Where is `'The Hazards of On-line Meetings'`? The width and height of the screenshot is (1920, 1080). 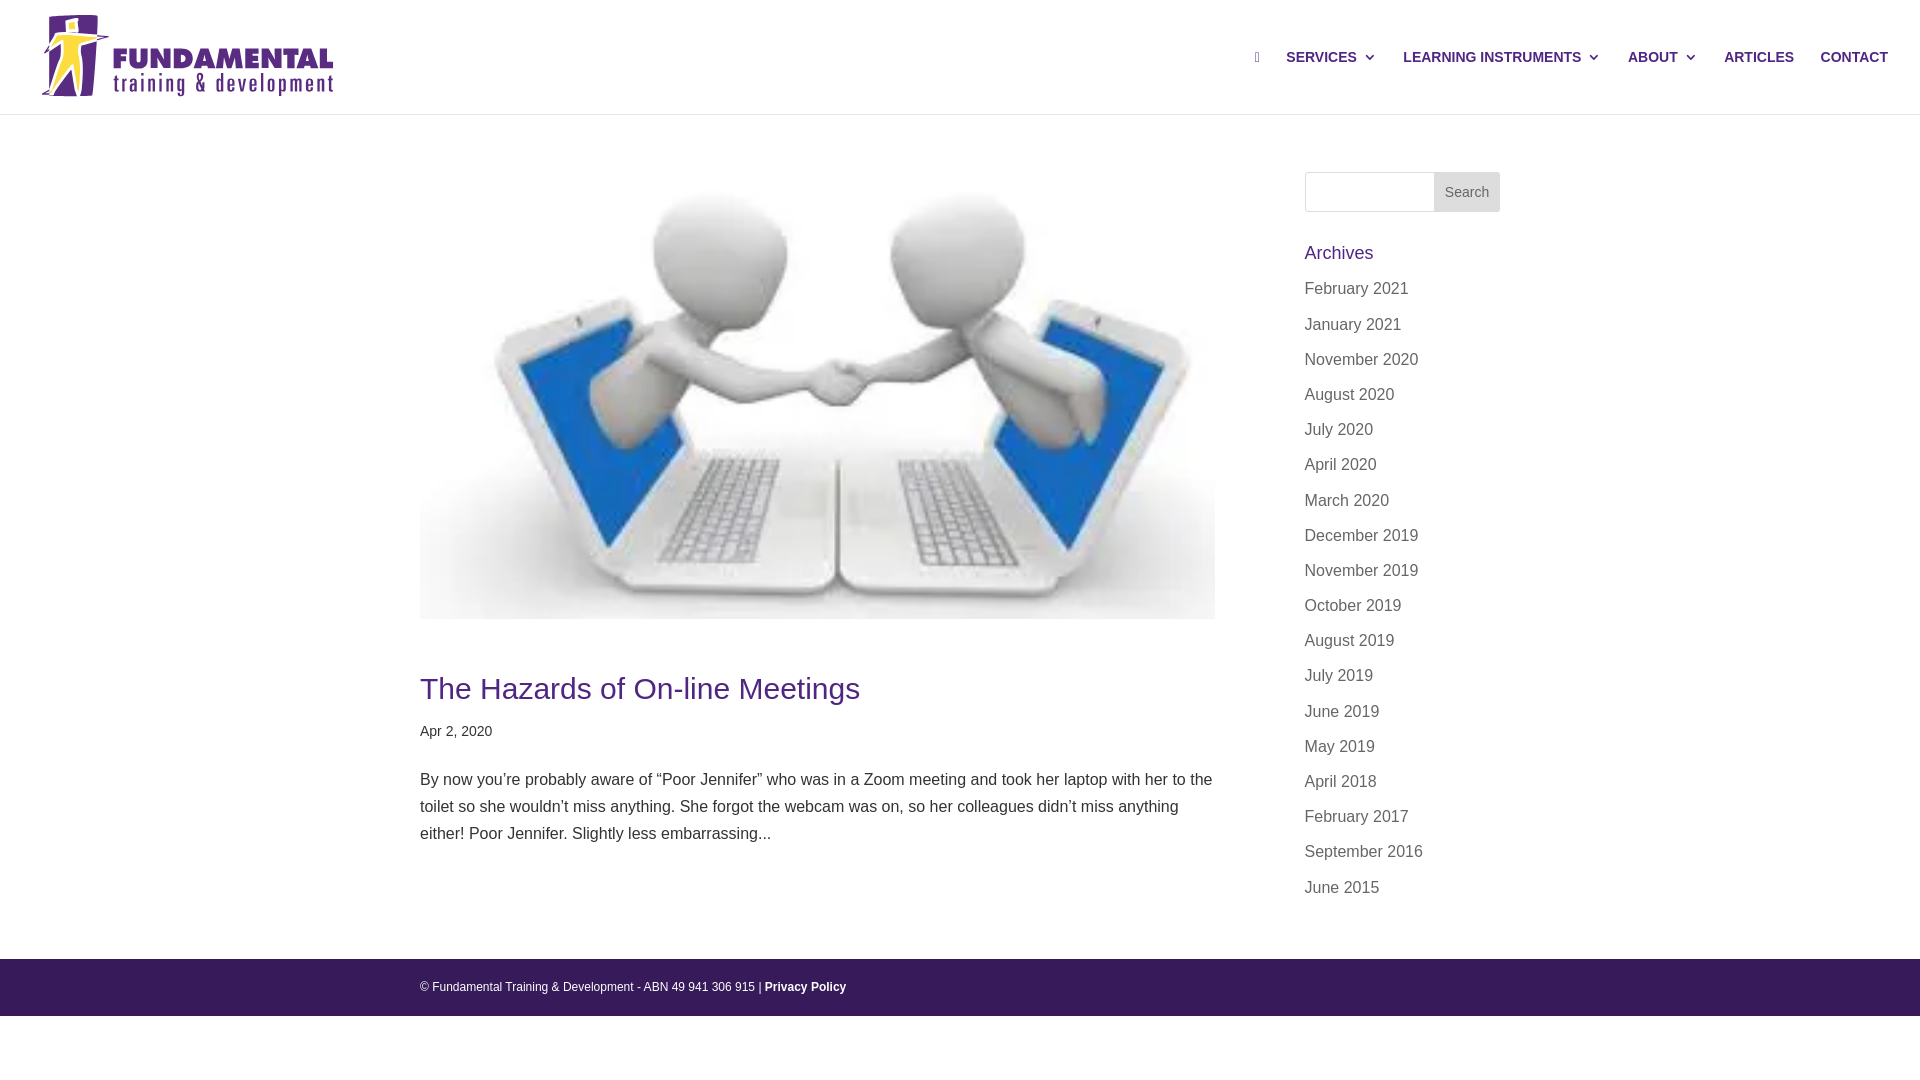 'The Hazards of On-line Meetings' is located at coordinates (638, 687).